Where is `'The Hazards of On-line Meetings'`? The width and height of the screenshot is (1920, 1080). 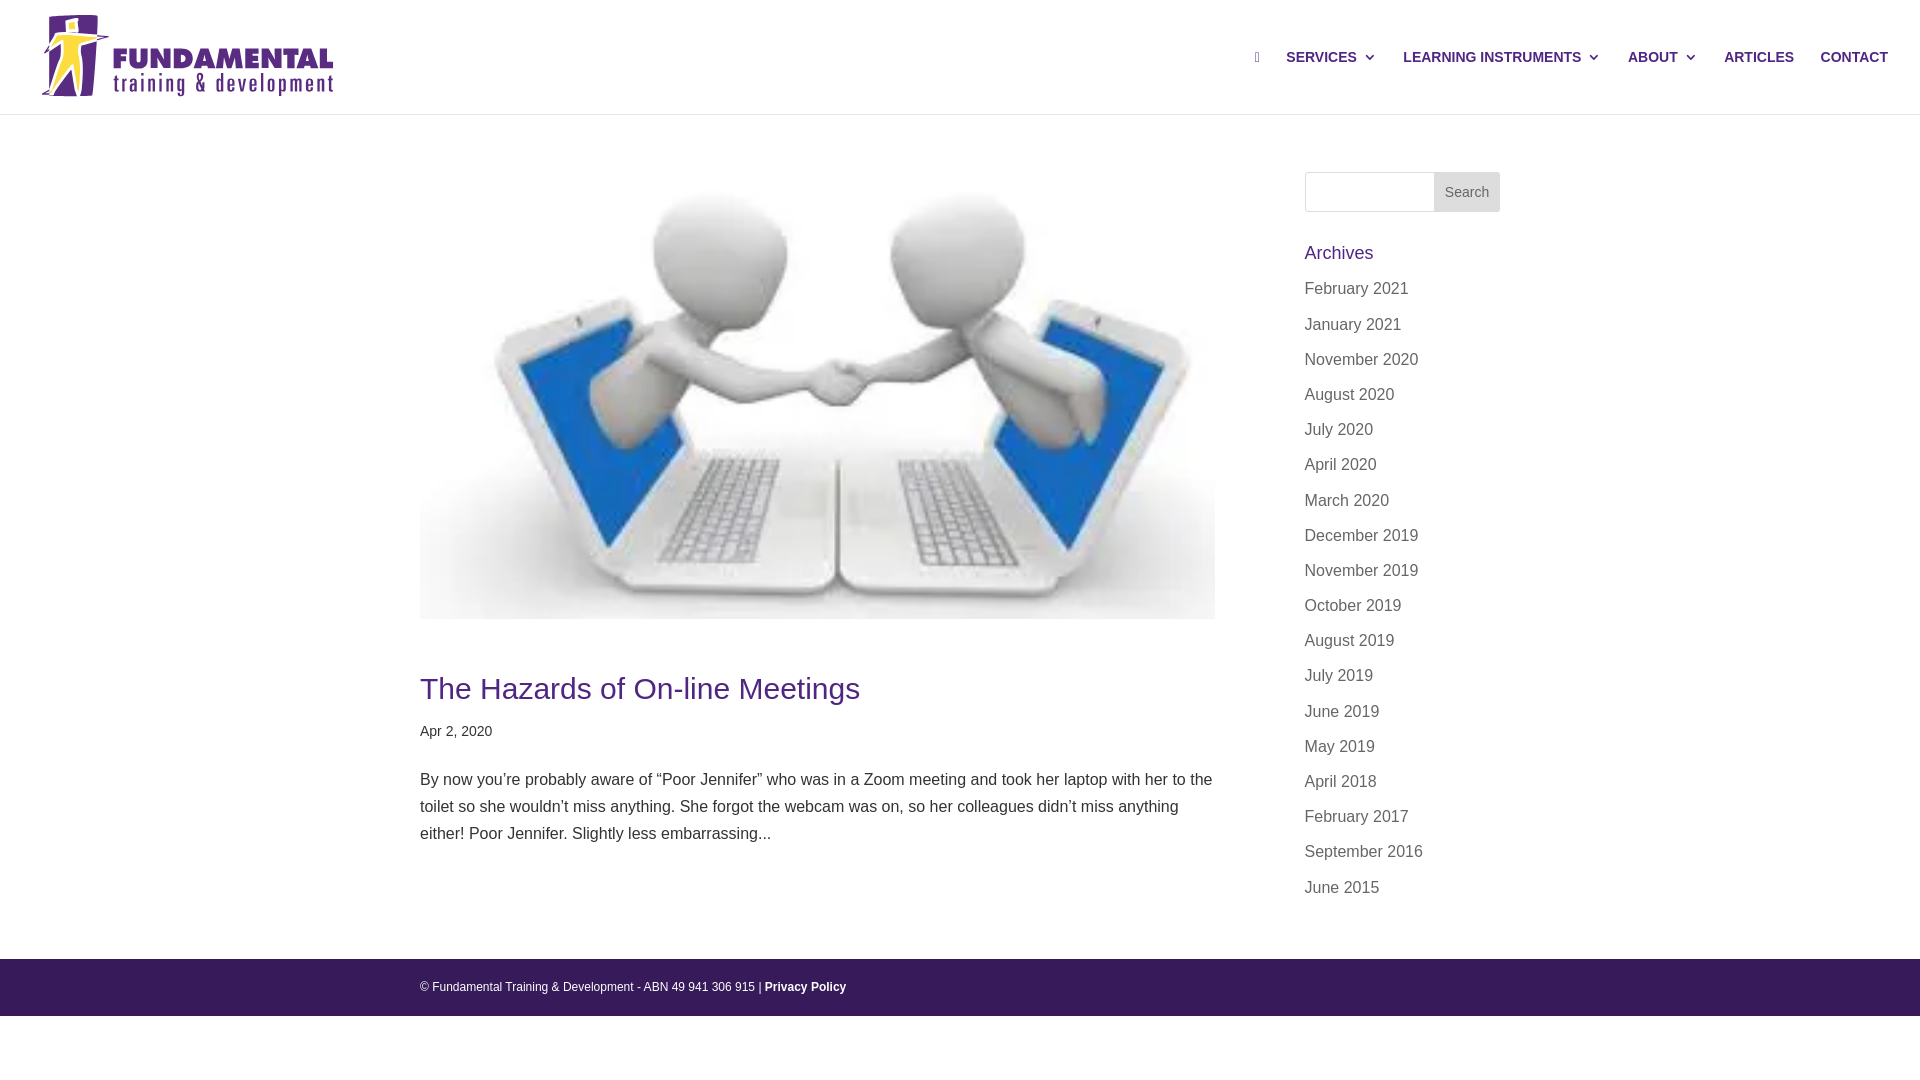 'The Hazards of On-line Meetings' is located at coordinates (638, 687).